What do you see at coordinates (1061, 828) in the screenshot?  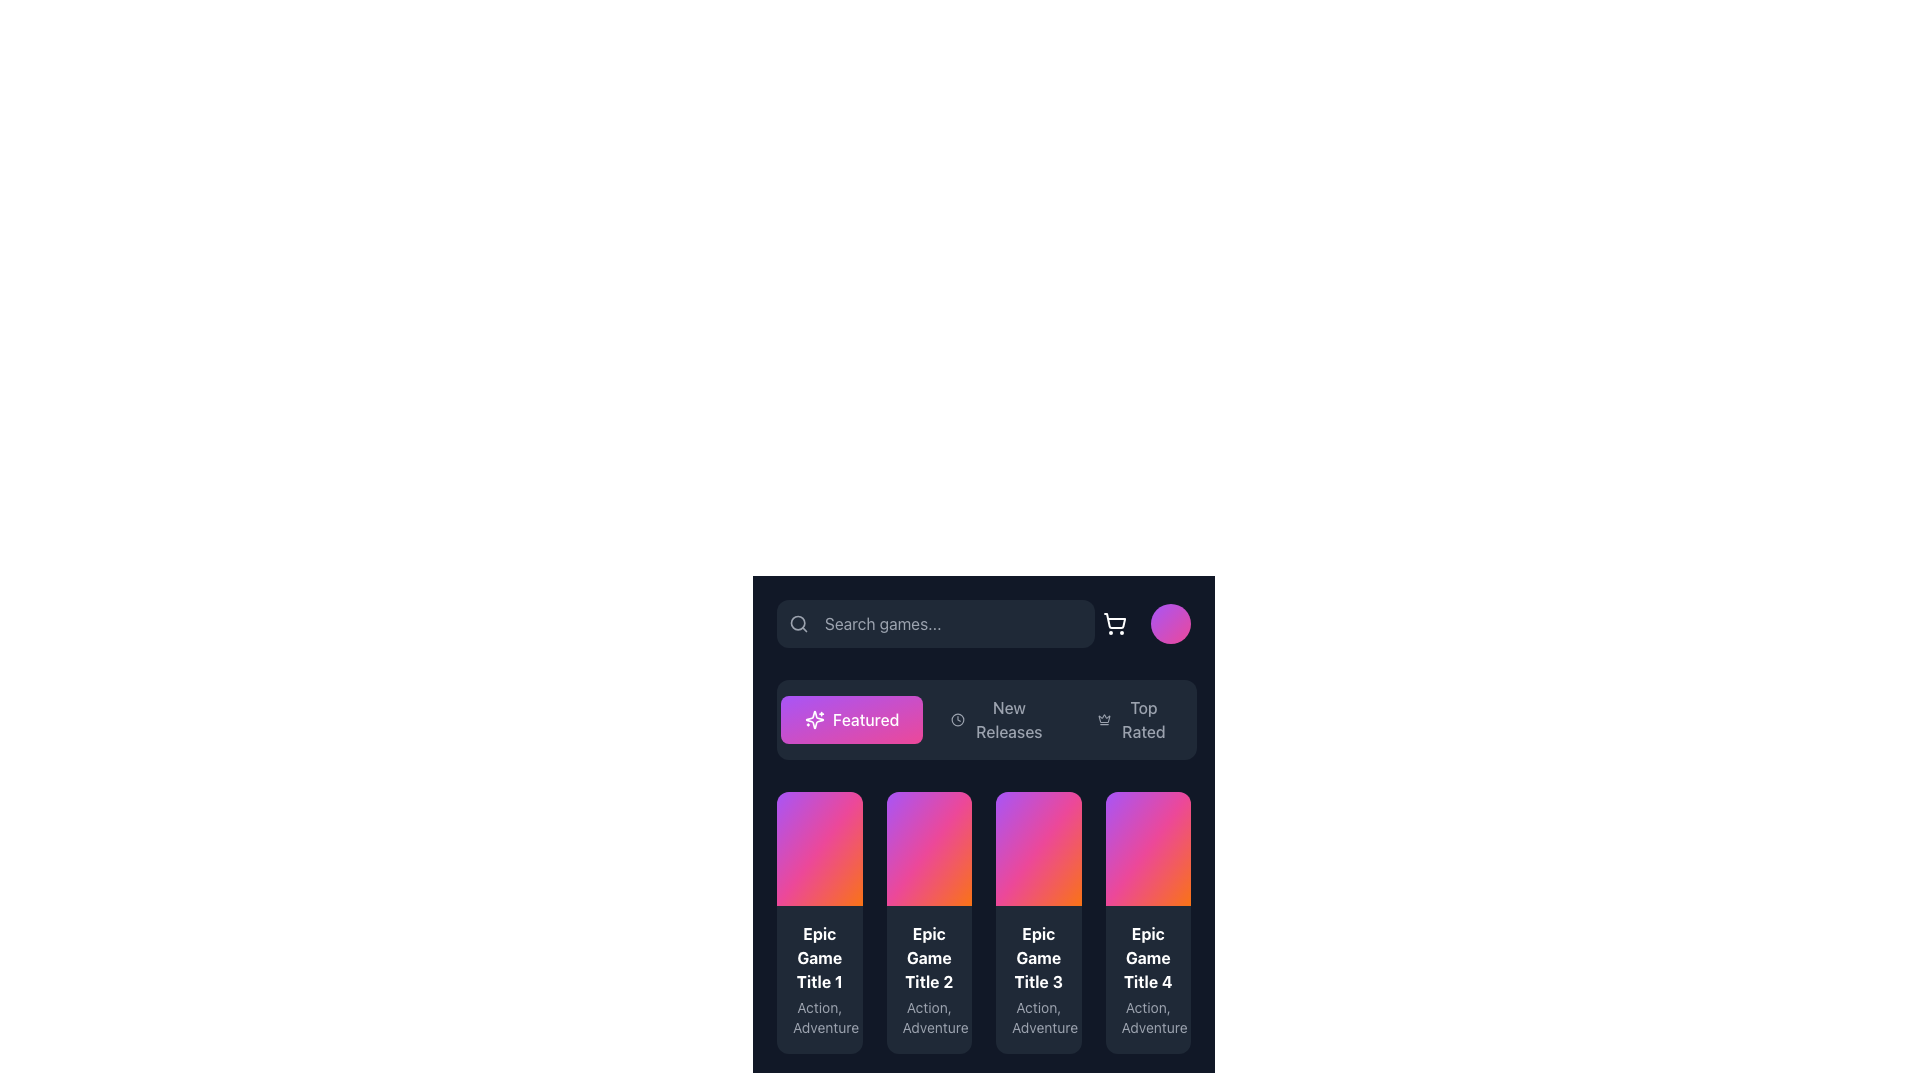 I see `the heart-shaped icon at the right end beneath the third game title card for keyboard interaction` at bounding box center [1061, 828].